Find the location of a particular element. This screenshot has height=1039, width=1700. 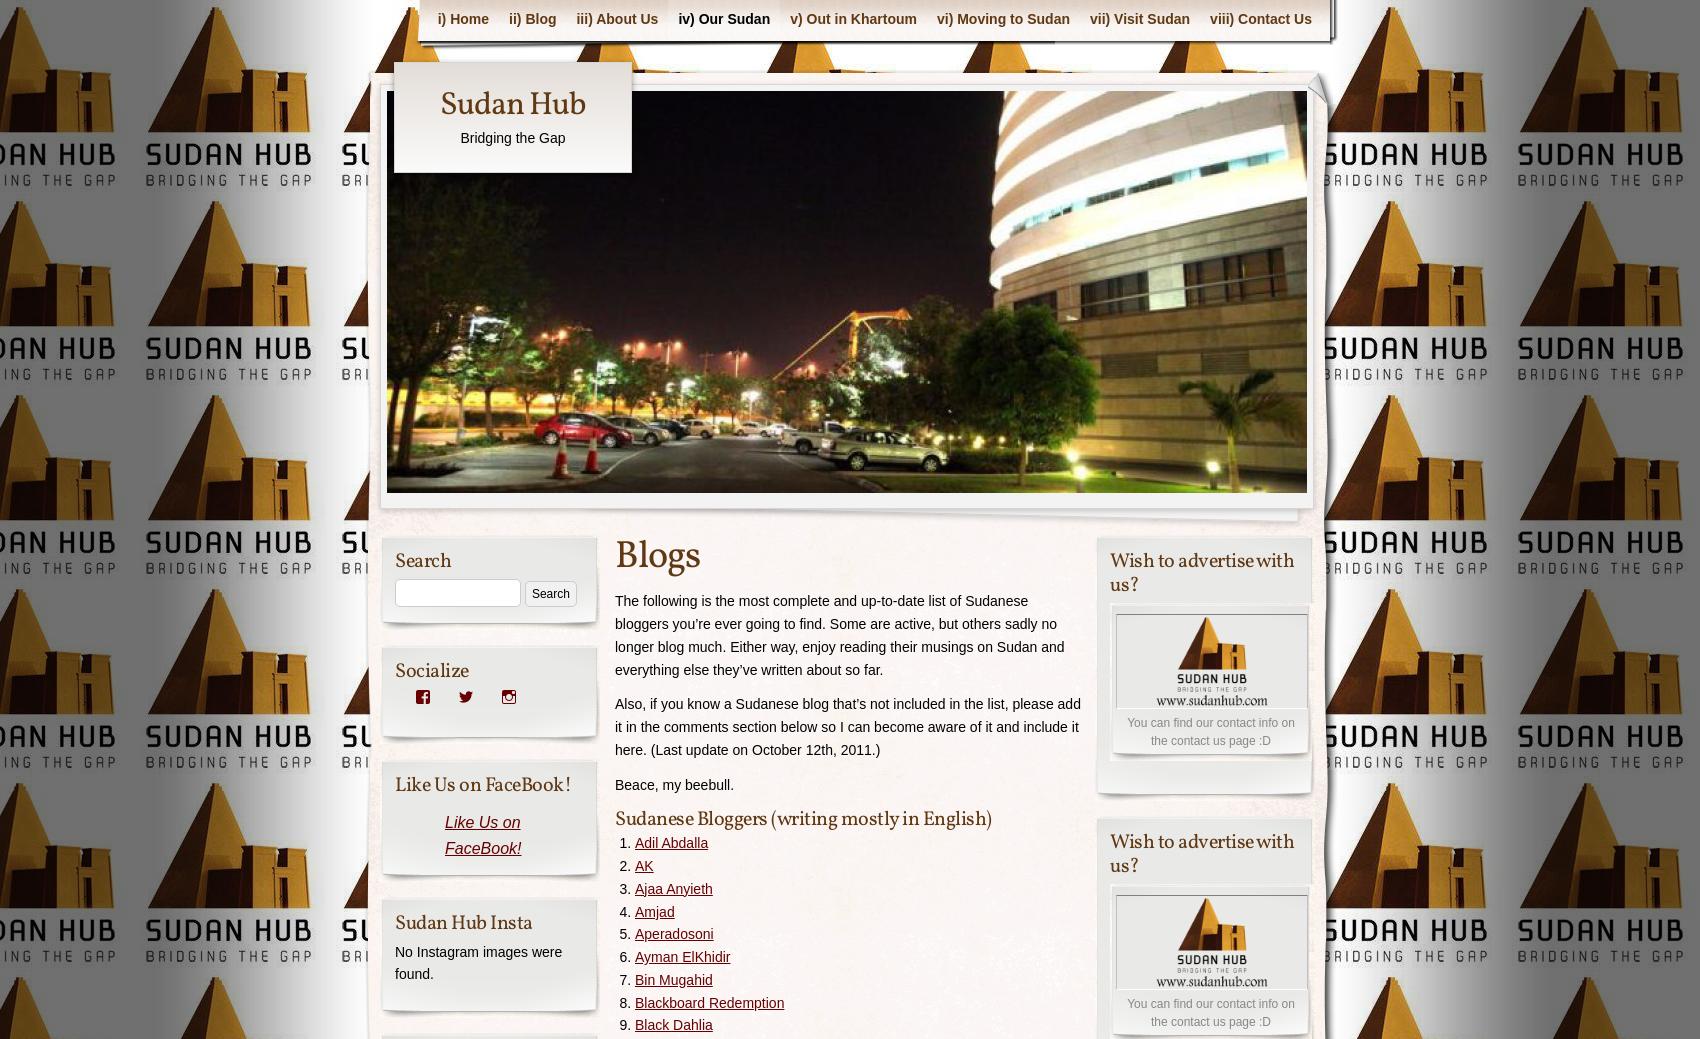

'Ayman ElKhidir' is located at coordinates (682, 957).